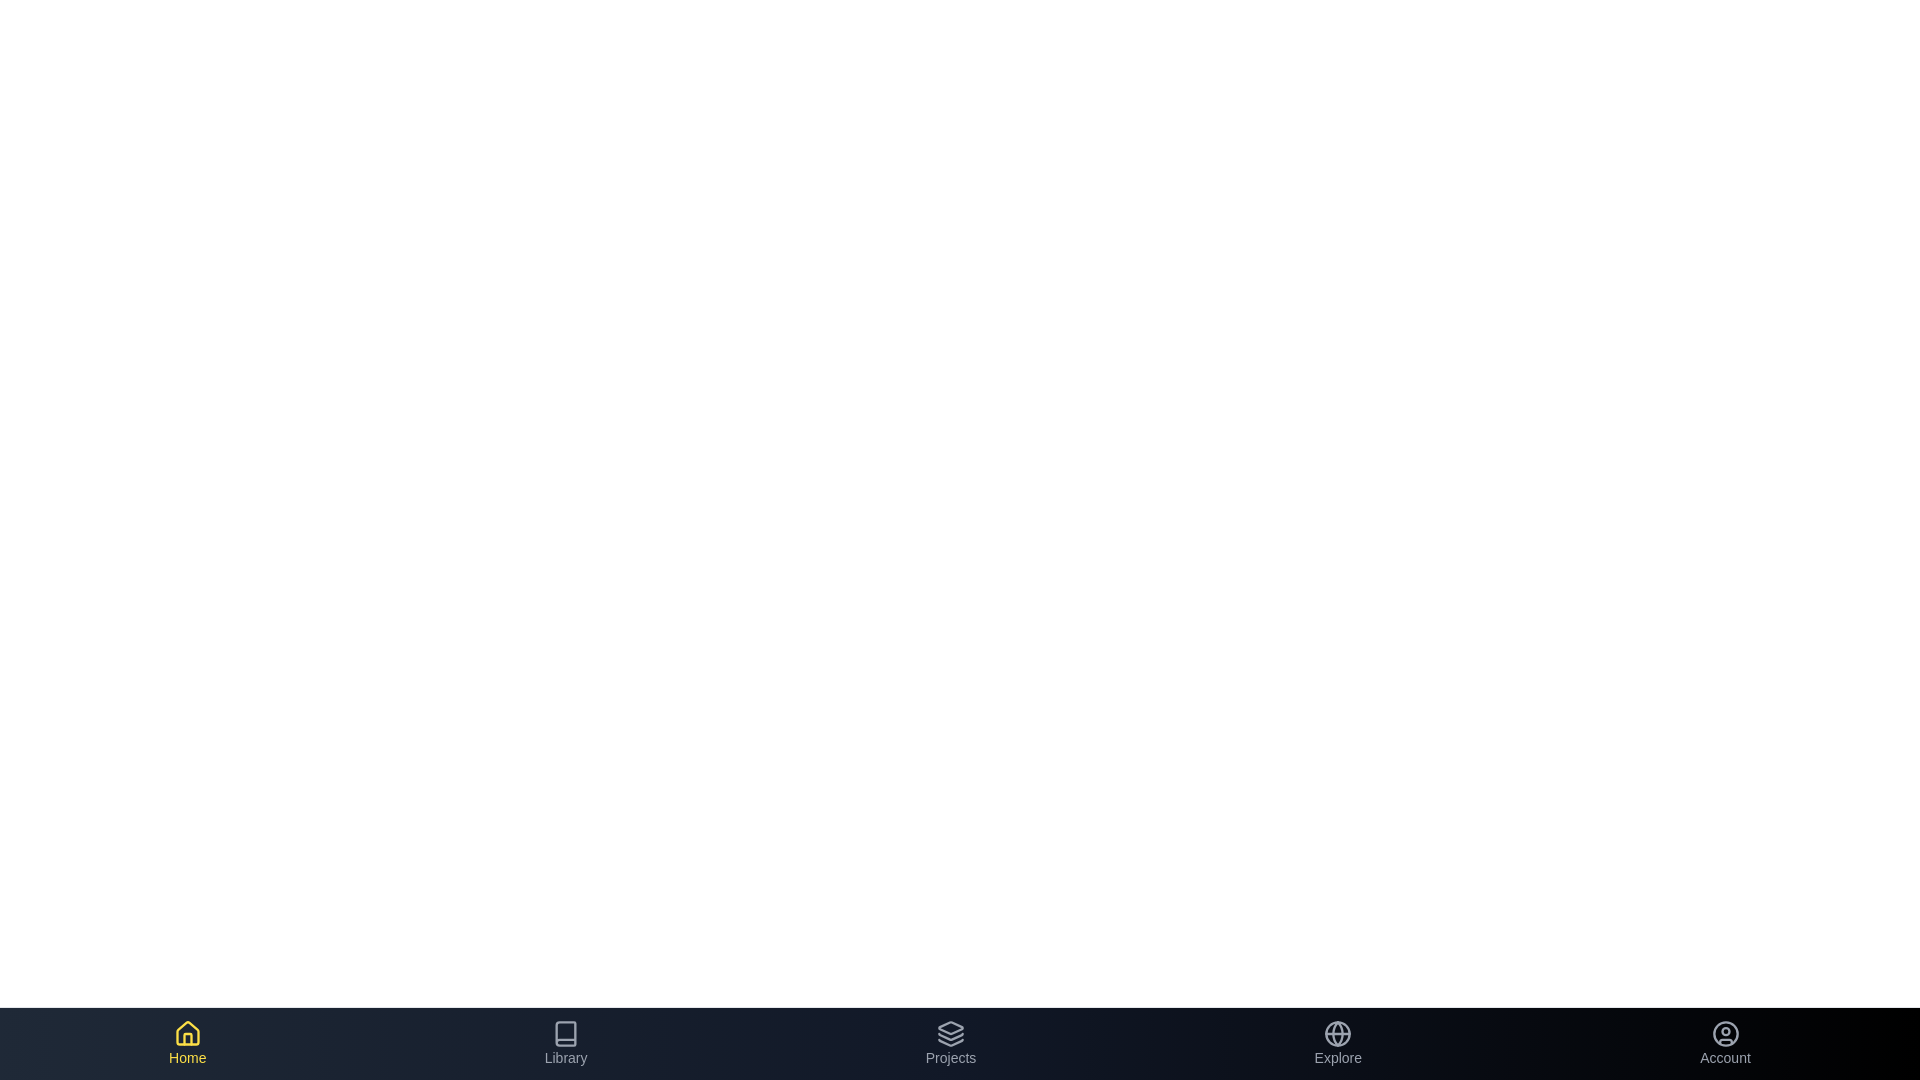  What do you see at coordinates (187, 1043) in the screenshot?
I see `the Home tab to navigate to its section` at bounding box center [187, 1043].